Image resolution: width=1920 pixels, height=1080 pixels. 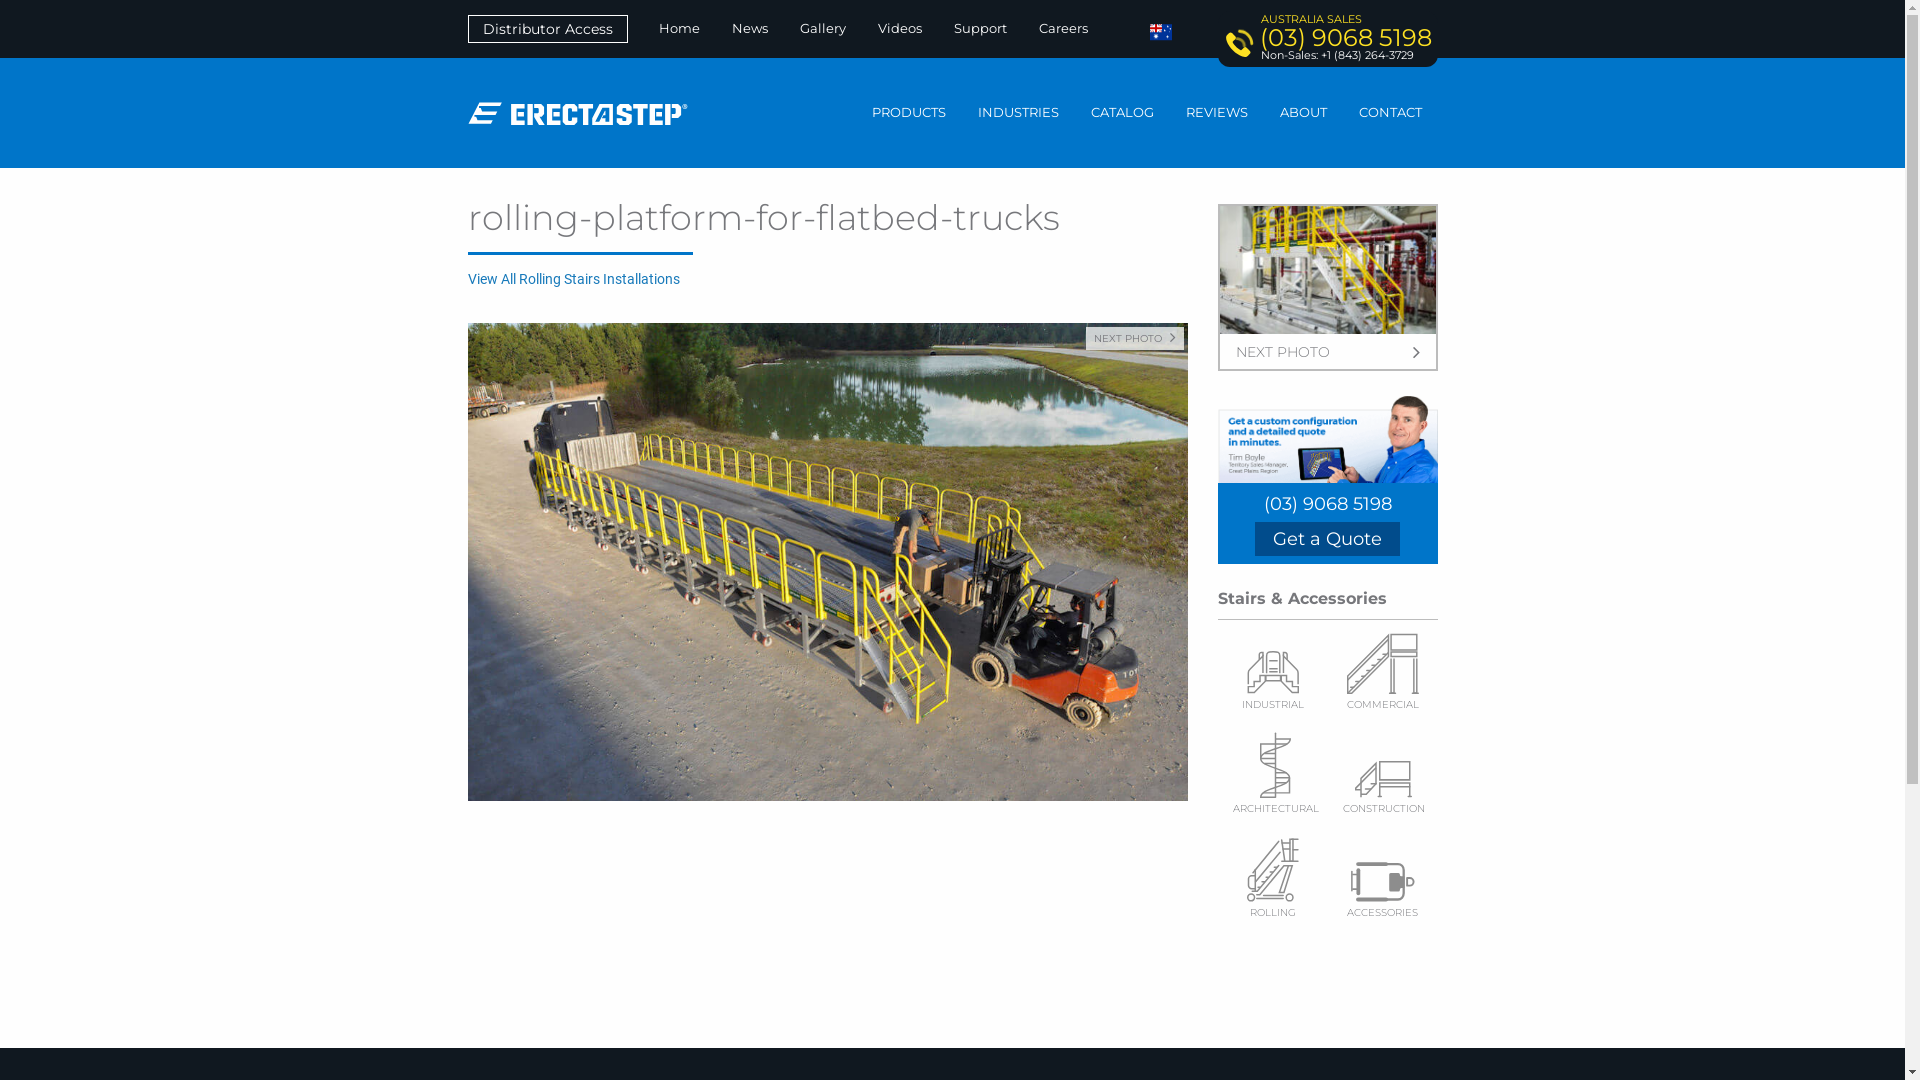 I want to click on '+1 (843) 264-3729', so click(x=1320, y=53).